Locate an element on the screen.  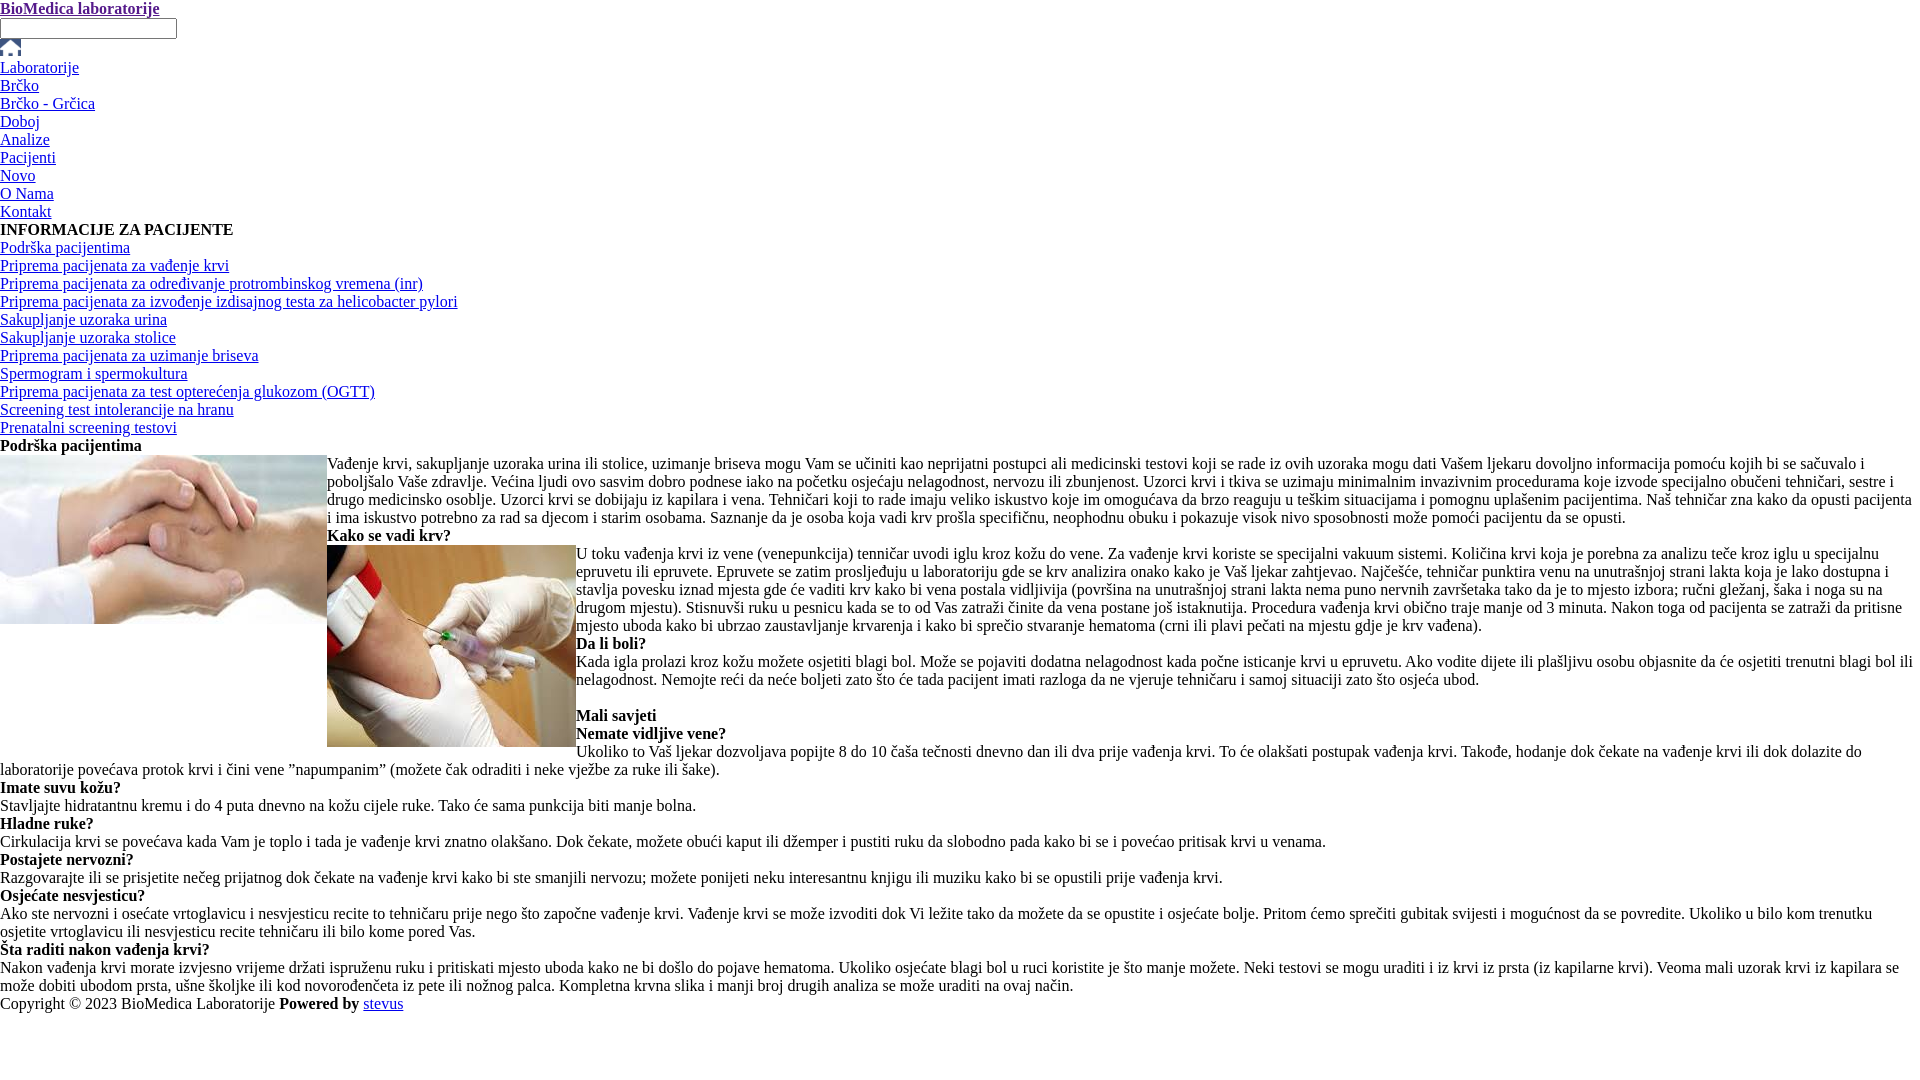
'Screening test intolerancije na hranu' is located at coordinates (0, 408).